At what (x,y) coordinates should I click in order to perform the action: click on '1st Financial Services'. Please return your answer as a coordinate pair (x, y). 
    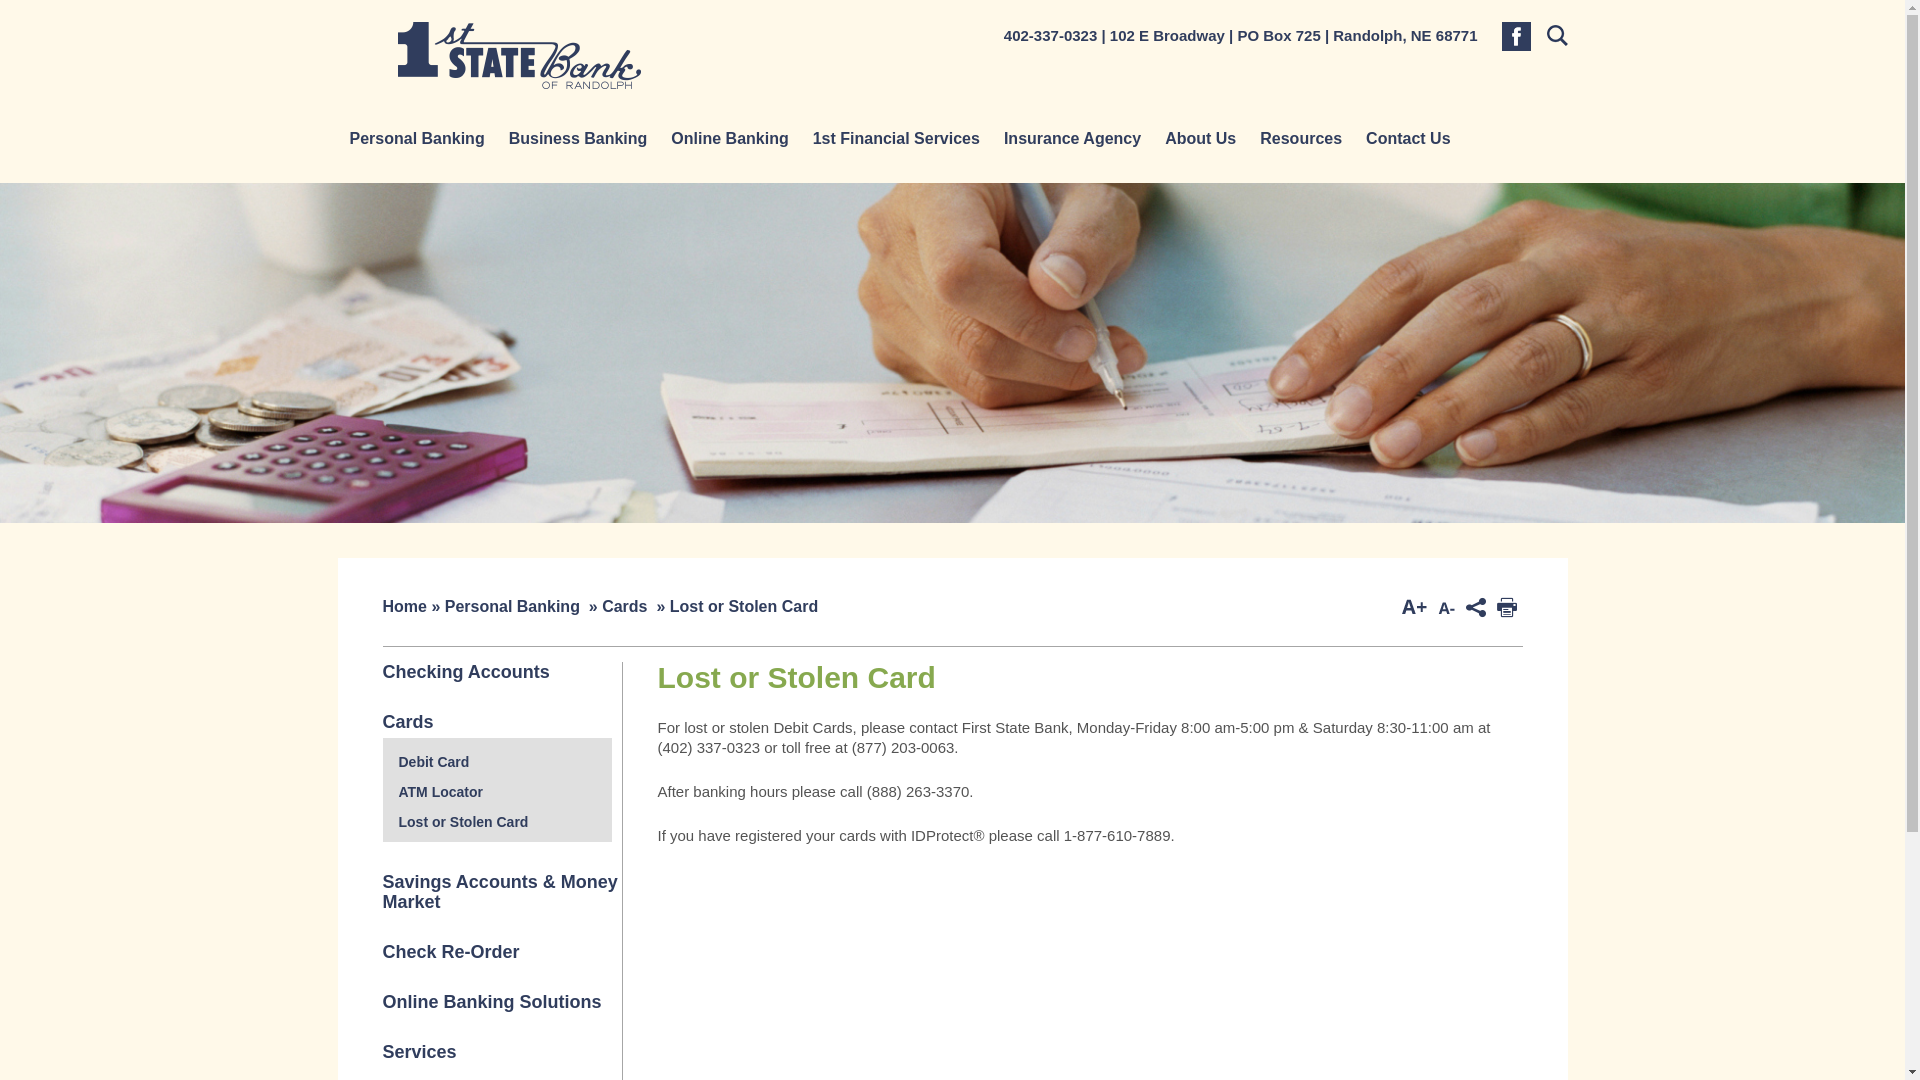
    Looking at the image, I should click on (895, 137).